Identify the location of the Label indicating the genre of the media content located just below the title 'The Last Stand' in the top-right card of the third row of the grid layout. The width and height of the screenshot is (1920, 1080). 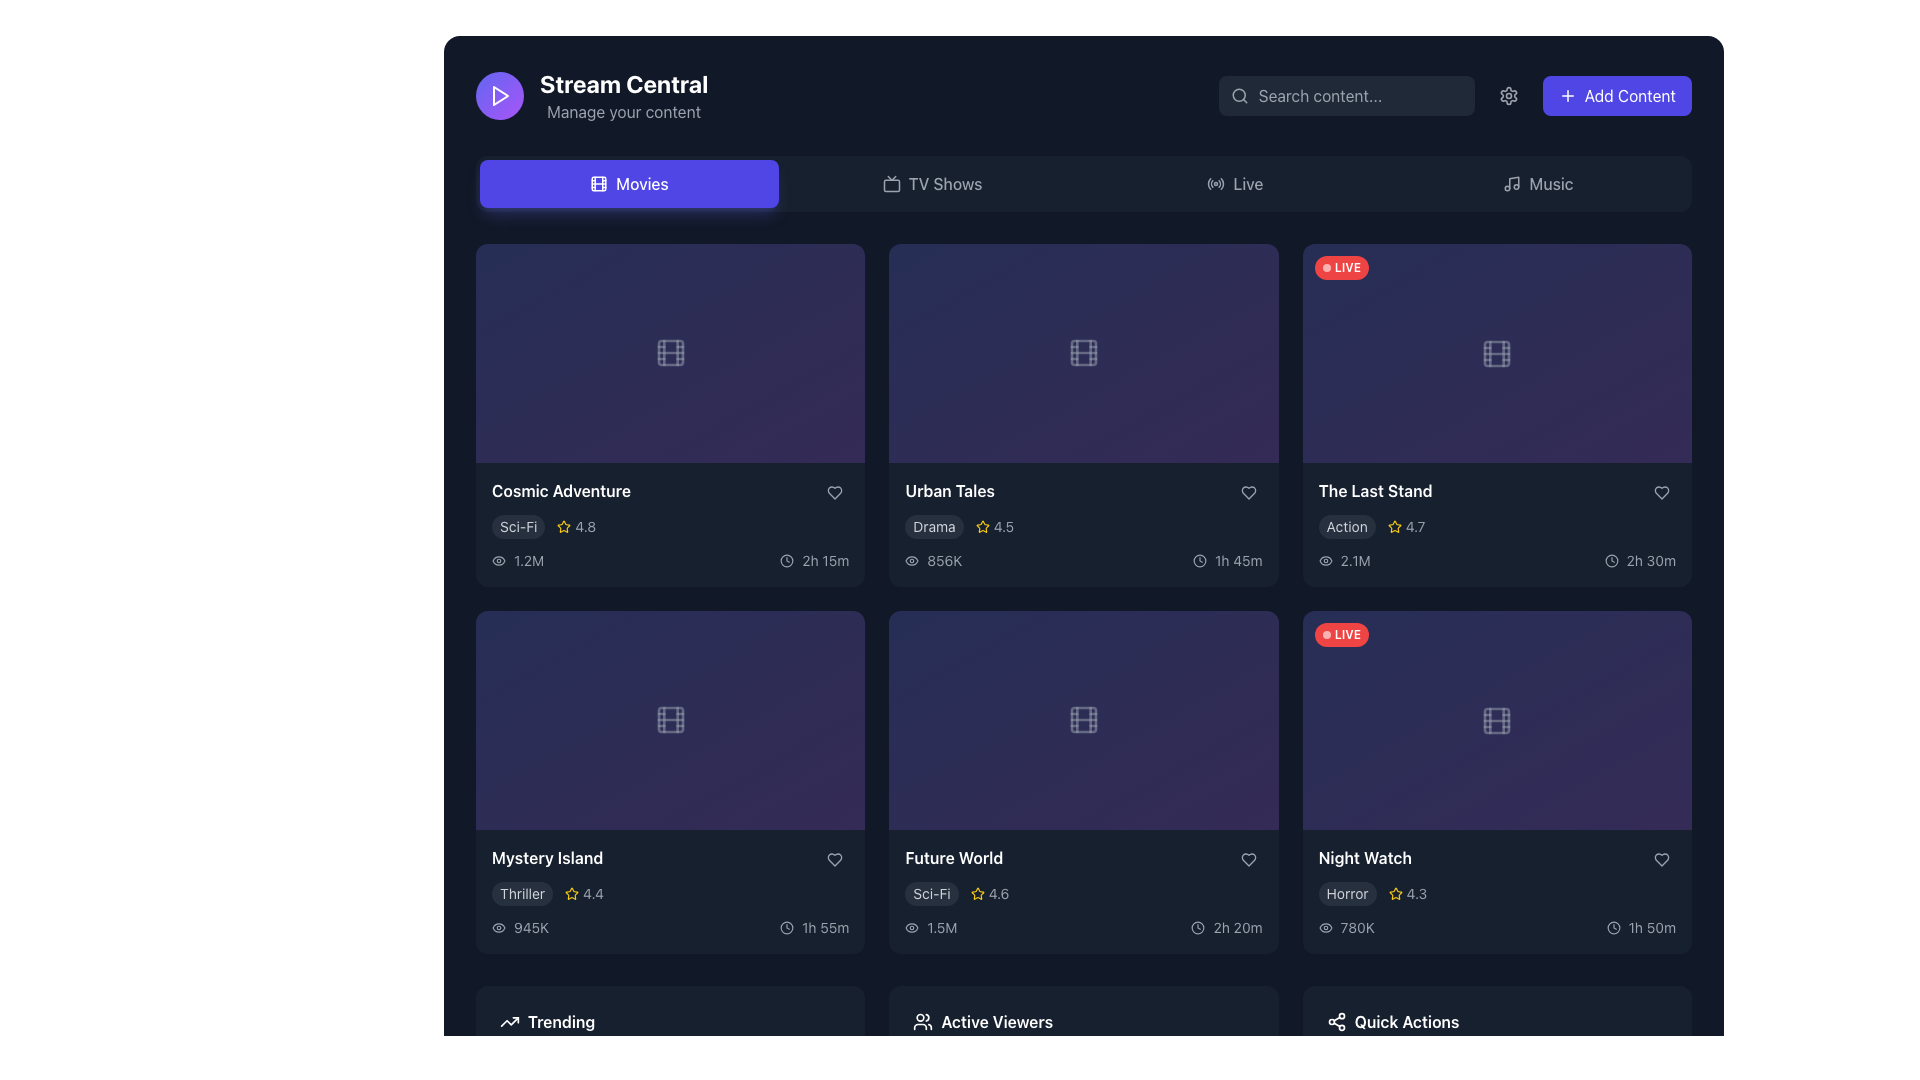
(1347, 526).